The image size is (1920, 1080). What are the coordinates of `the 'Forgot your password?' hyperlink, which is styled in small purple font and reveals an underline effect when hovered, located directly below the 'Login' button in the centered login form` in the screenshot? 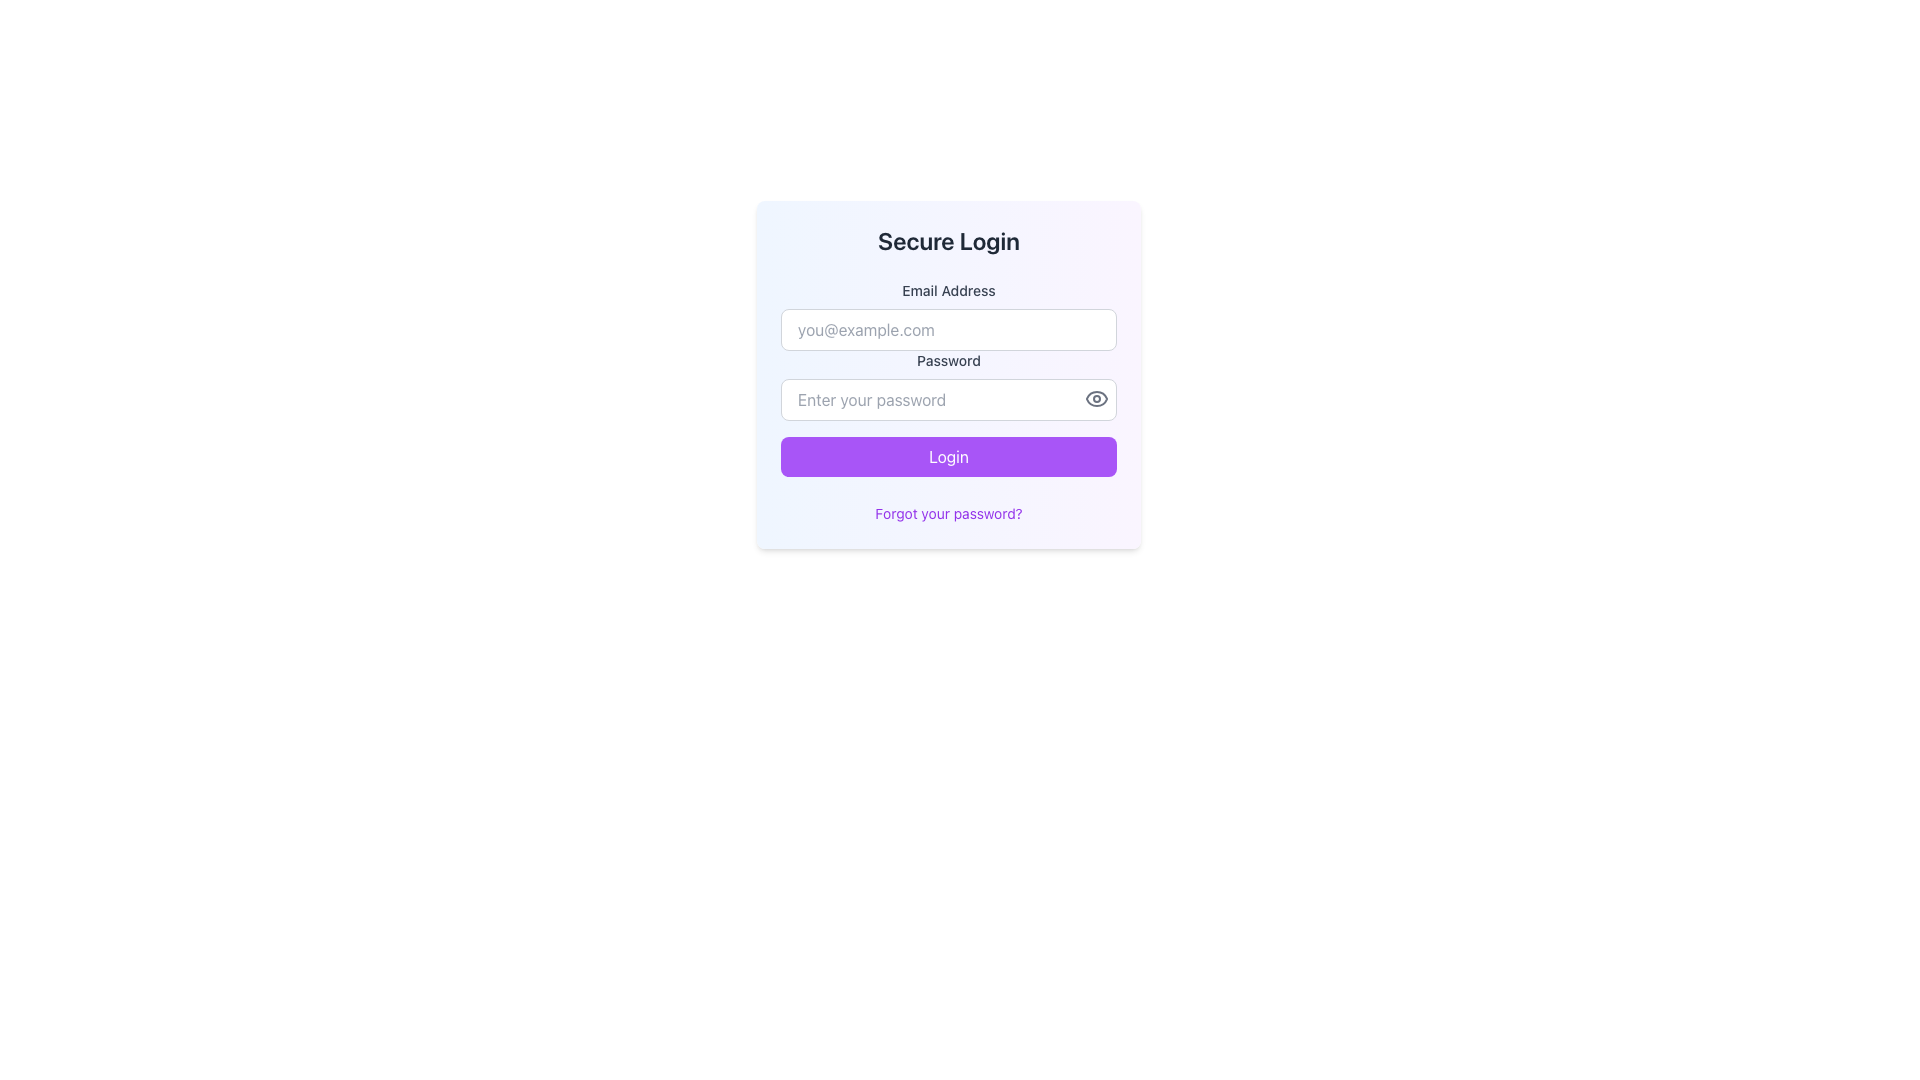 It's located at (948, 512).